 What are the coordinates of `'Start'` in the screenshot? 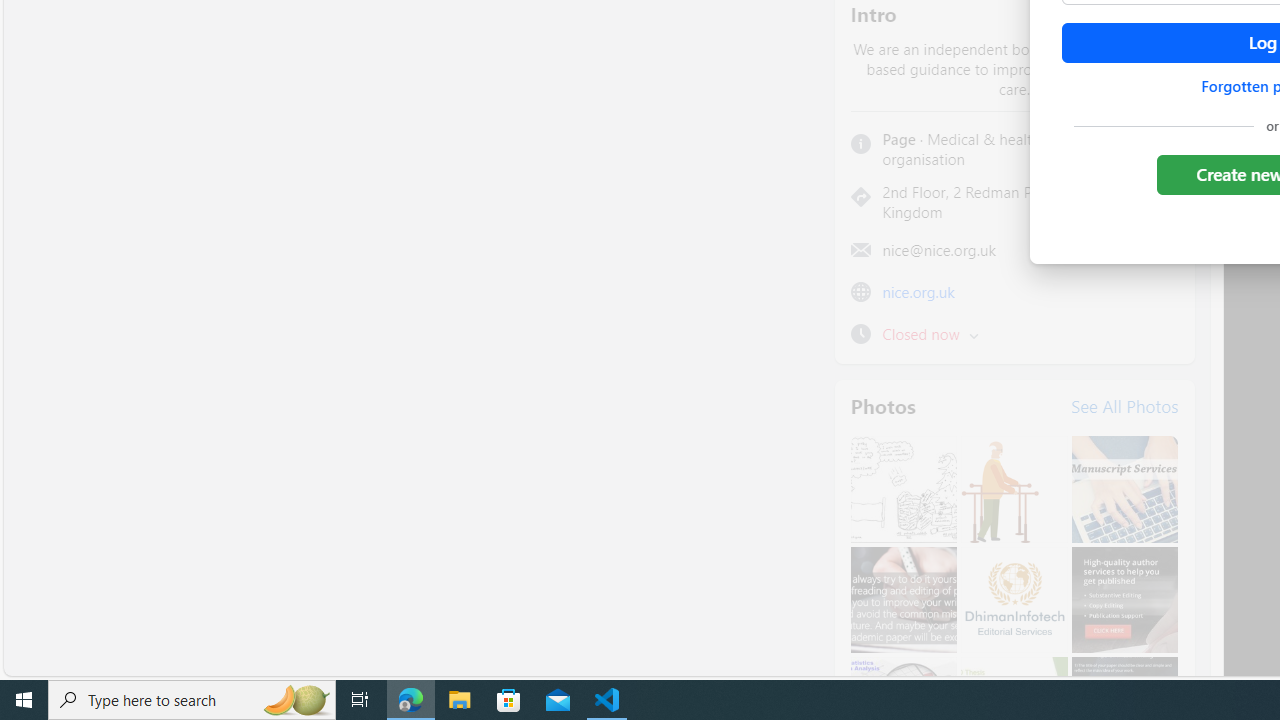 It's located at (24, 698).